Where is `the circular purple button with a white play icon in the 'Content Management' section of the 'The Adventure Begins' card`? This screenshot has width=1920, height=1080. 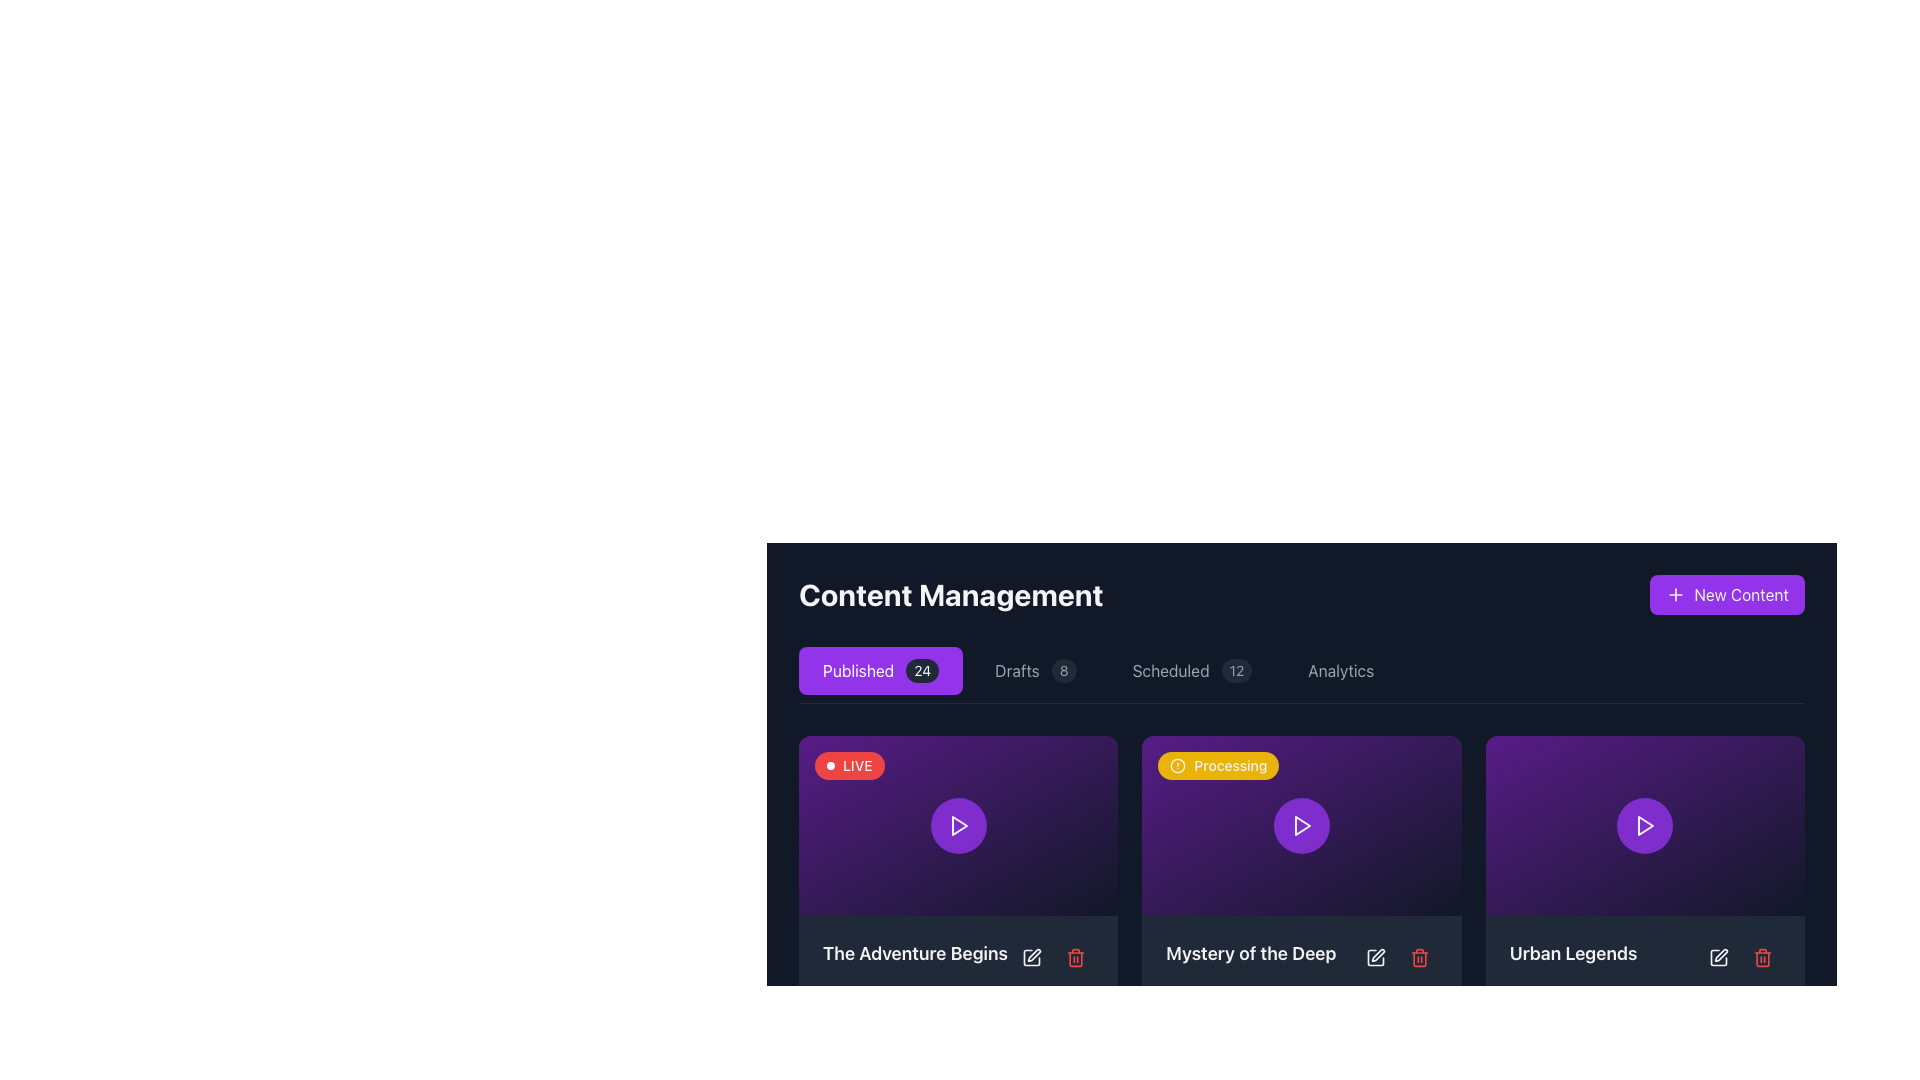 the circular purple button with a white play icon in the 'Content Management' section of the 'The Adventure Begins' card is located at coordinates (957, 825).